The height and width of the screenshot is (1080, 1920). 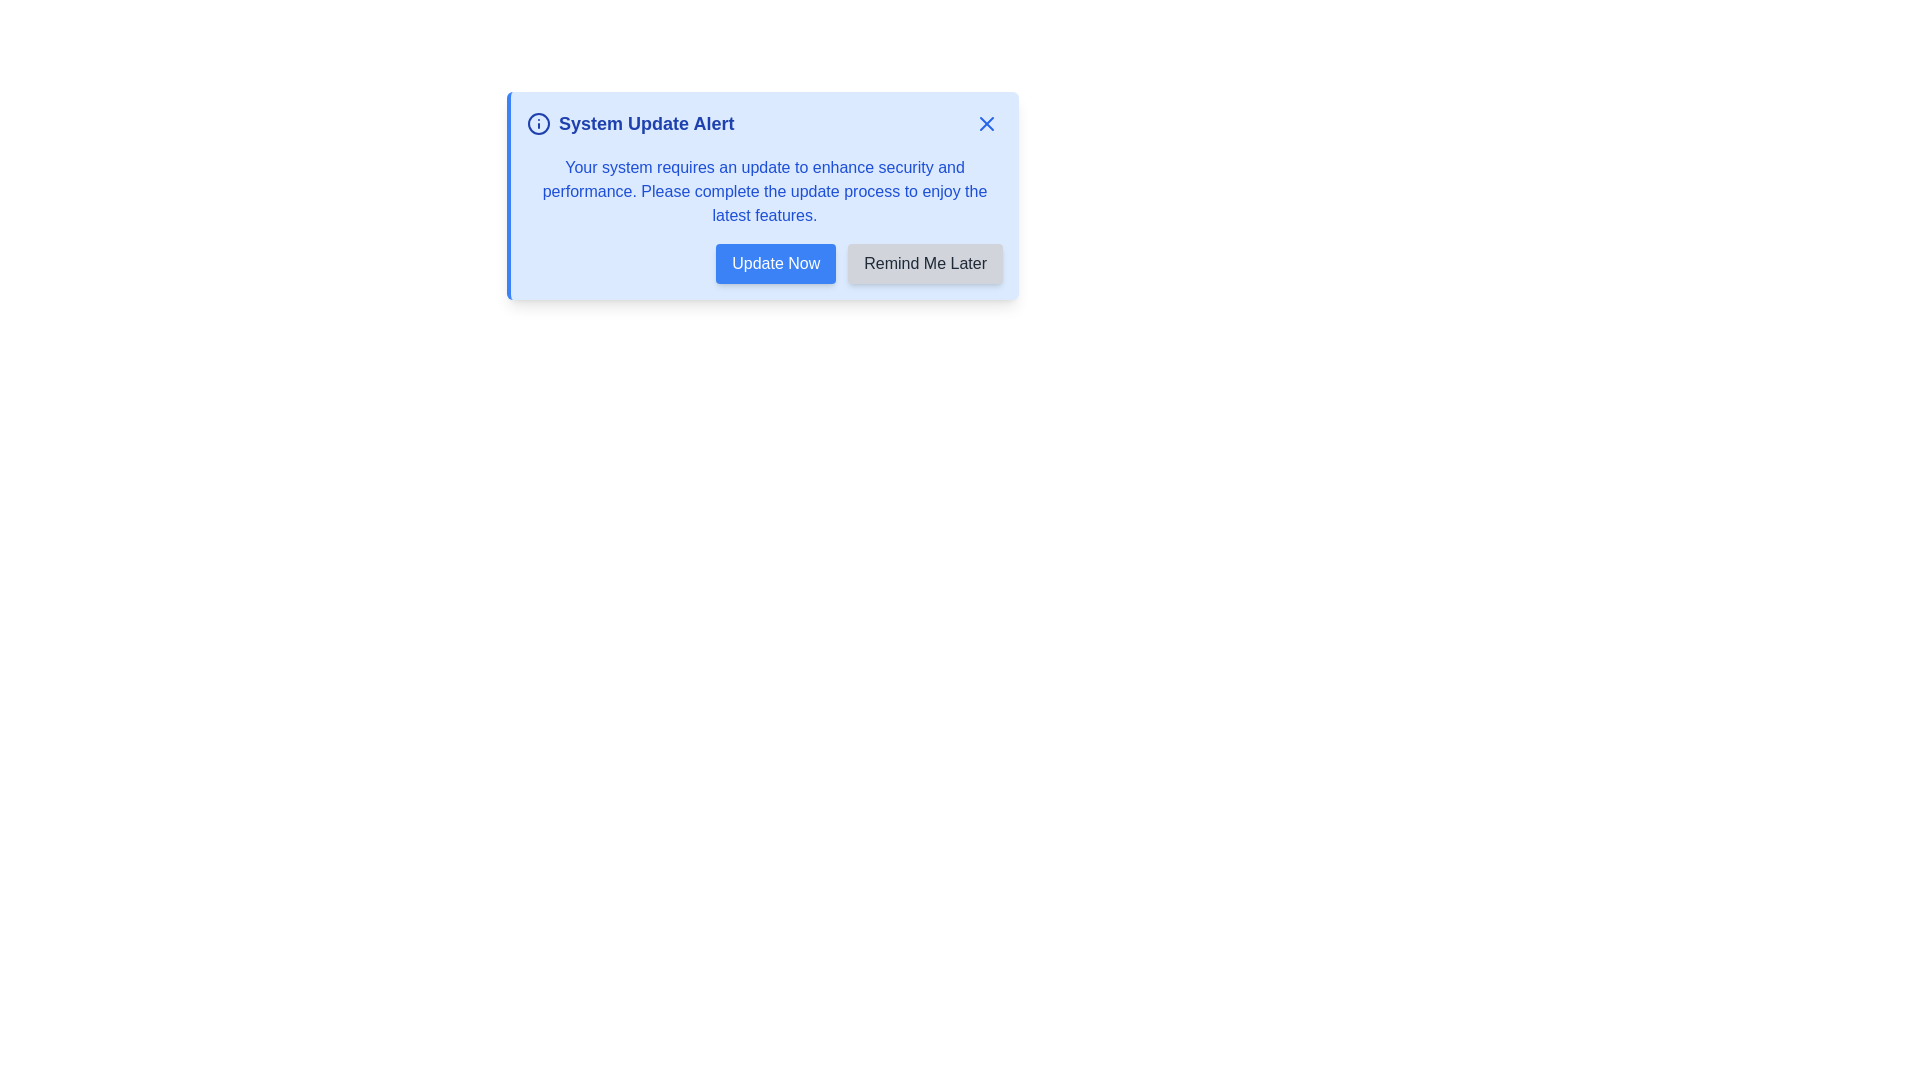 What do you see at coordinates (775, 262) in the screenshot?
I see `the rectangular button with a blue background and white text reading 'Update Now', located at the bottom-right corner of the 'System Update Alert' dialog box to change its background color` at bounding box center [775, 262].